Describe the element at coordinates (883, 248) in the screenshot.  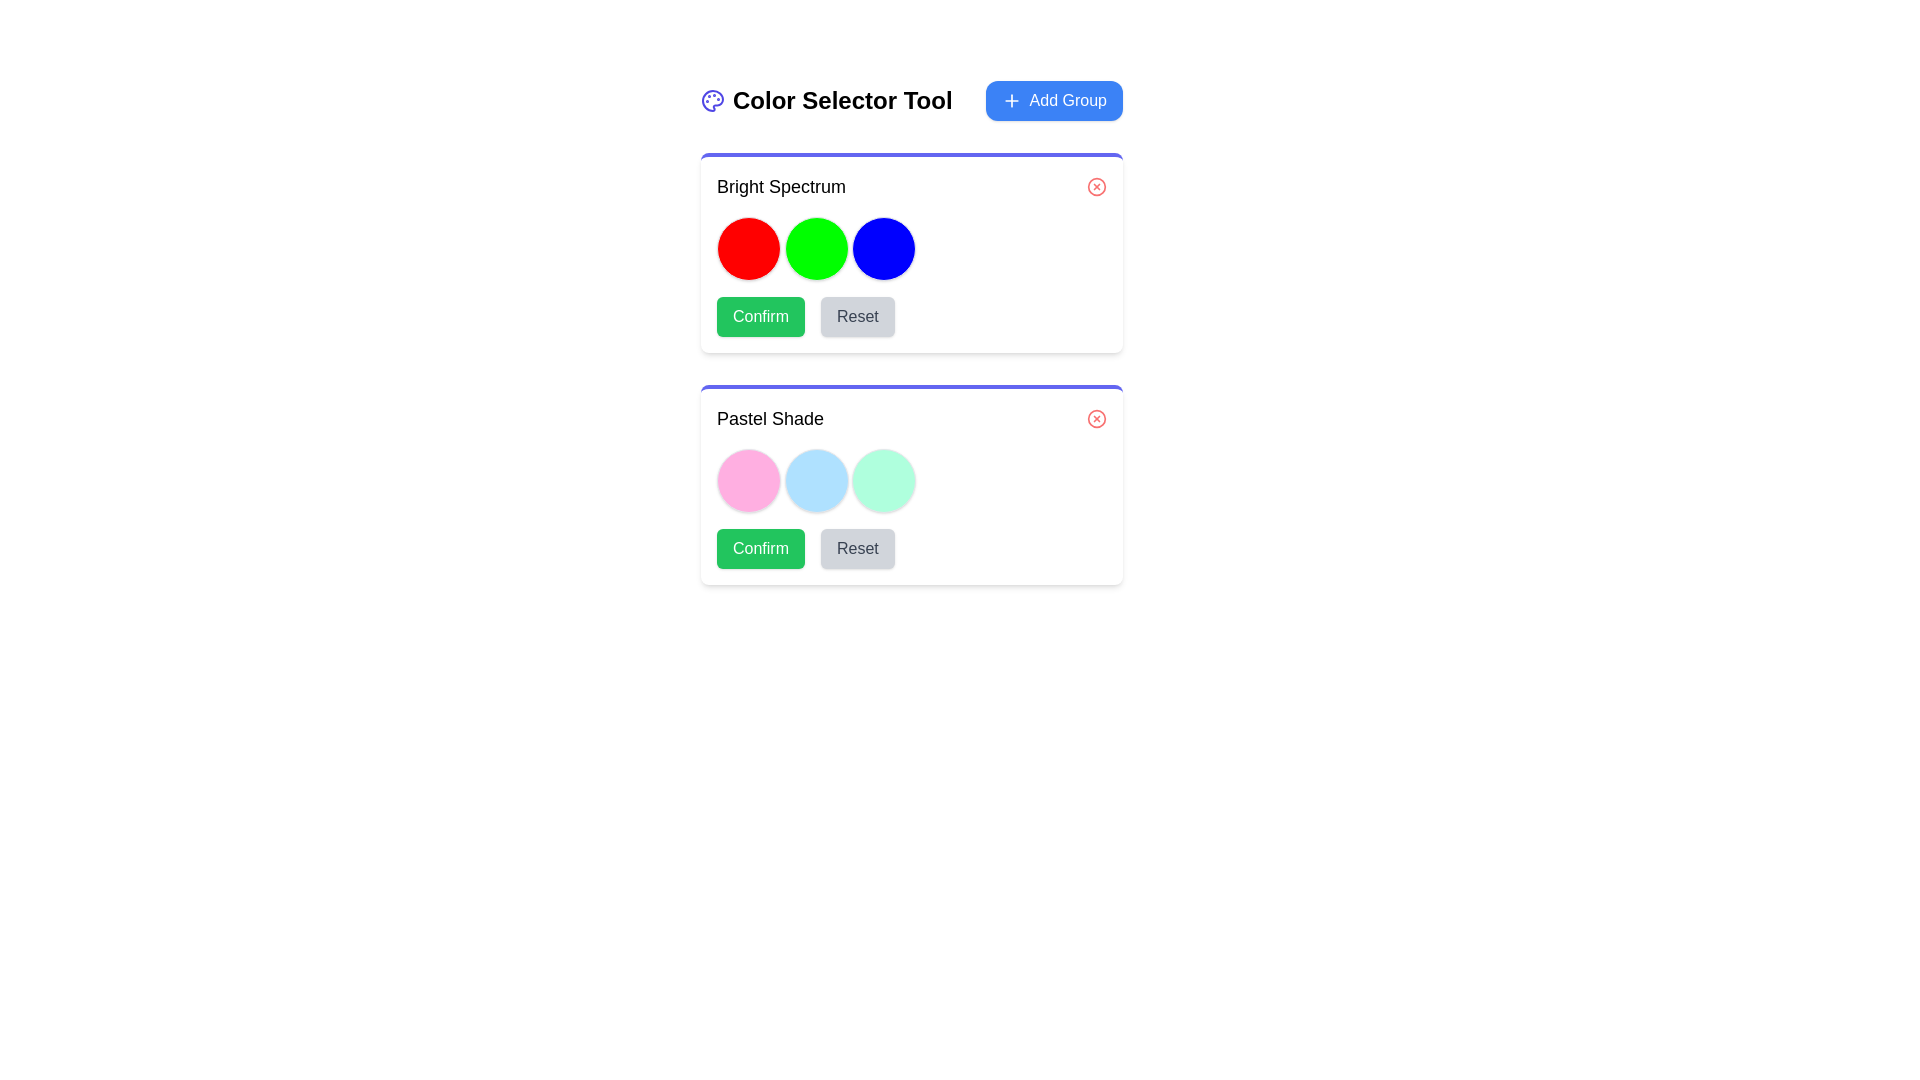
I see `the blue circular button located in the 'Bright Spectrum' section` at that location.